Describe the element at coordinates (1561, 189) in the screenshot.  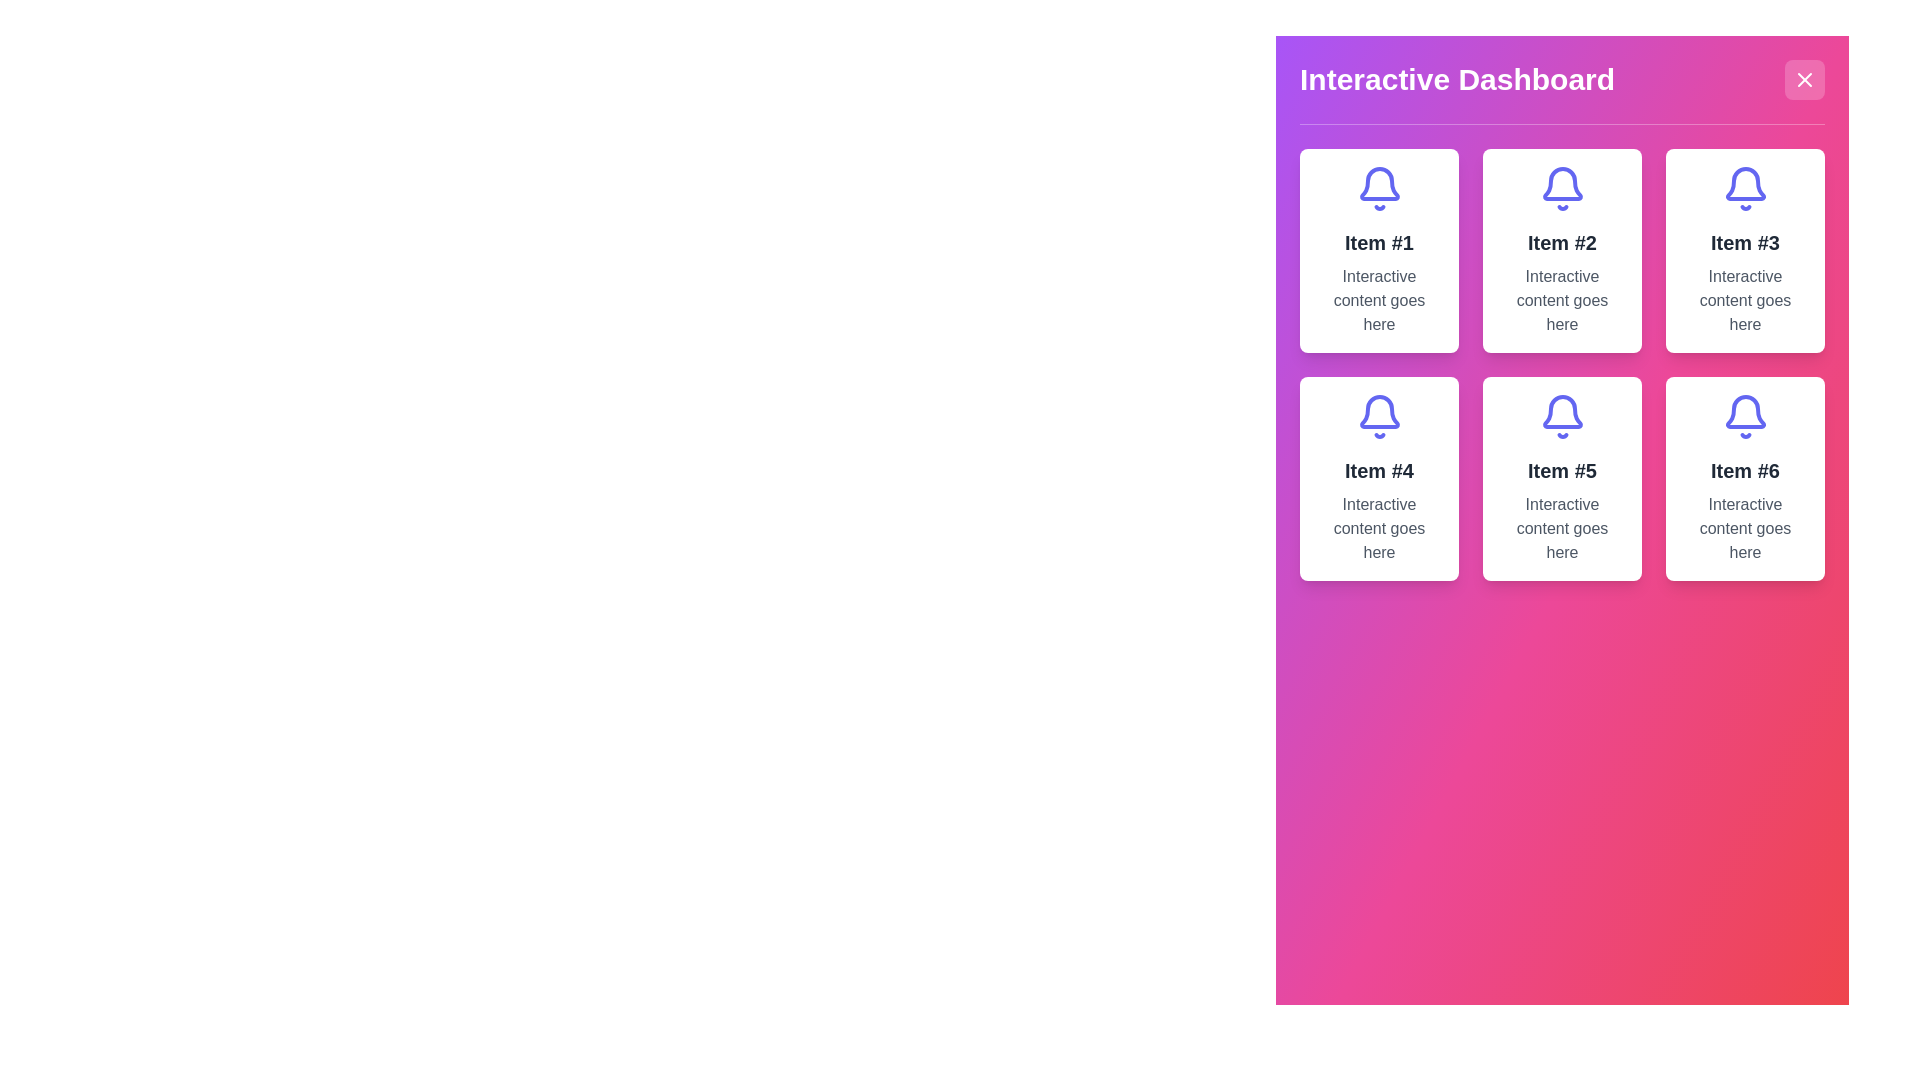
I see `the bell-shaped indigo icon located at the top of the card labeled 'Item #2' to trigger its associated functionality` at that location.